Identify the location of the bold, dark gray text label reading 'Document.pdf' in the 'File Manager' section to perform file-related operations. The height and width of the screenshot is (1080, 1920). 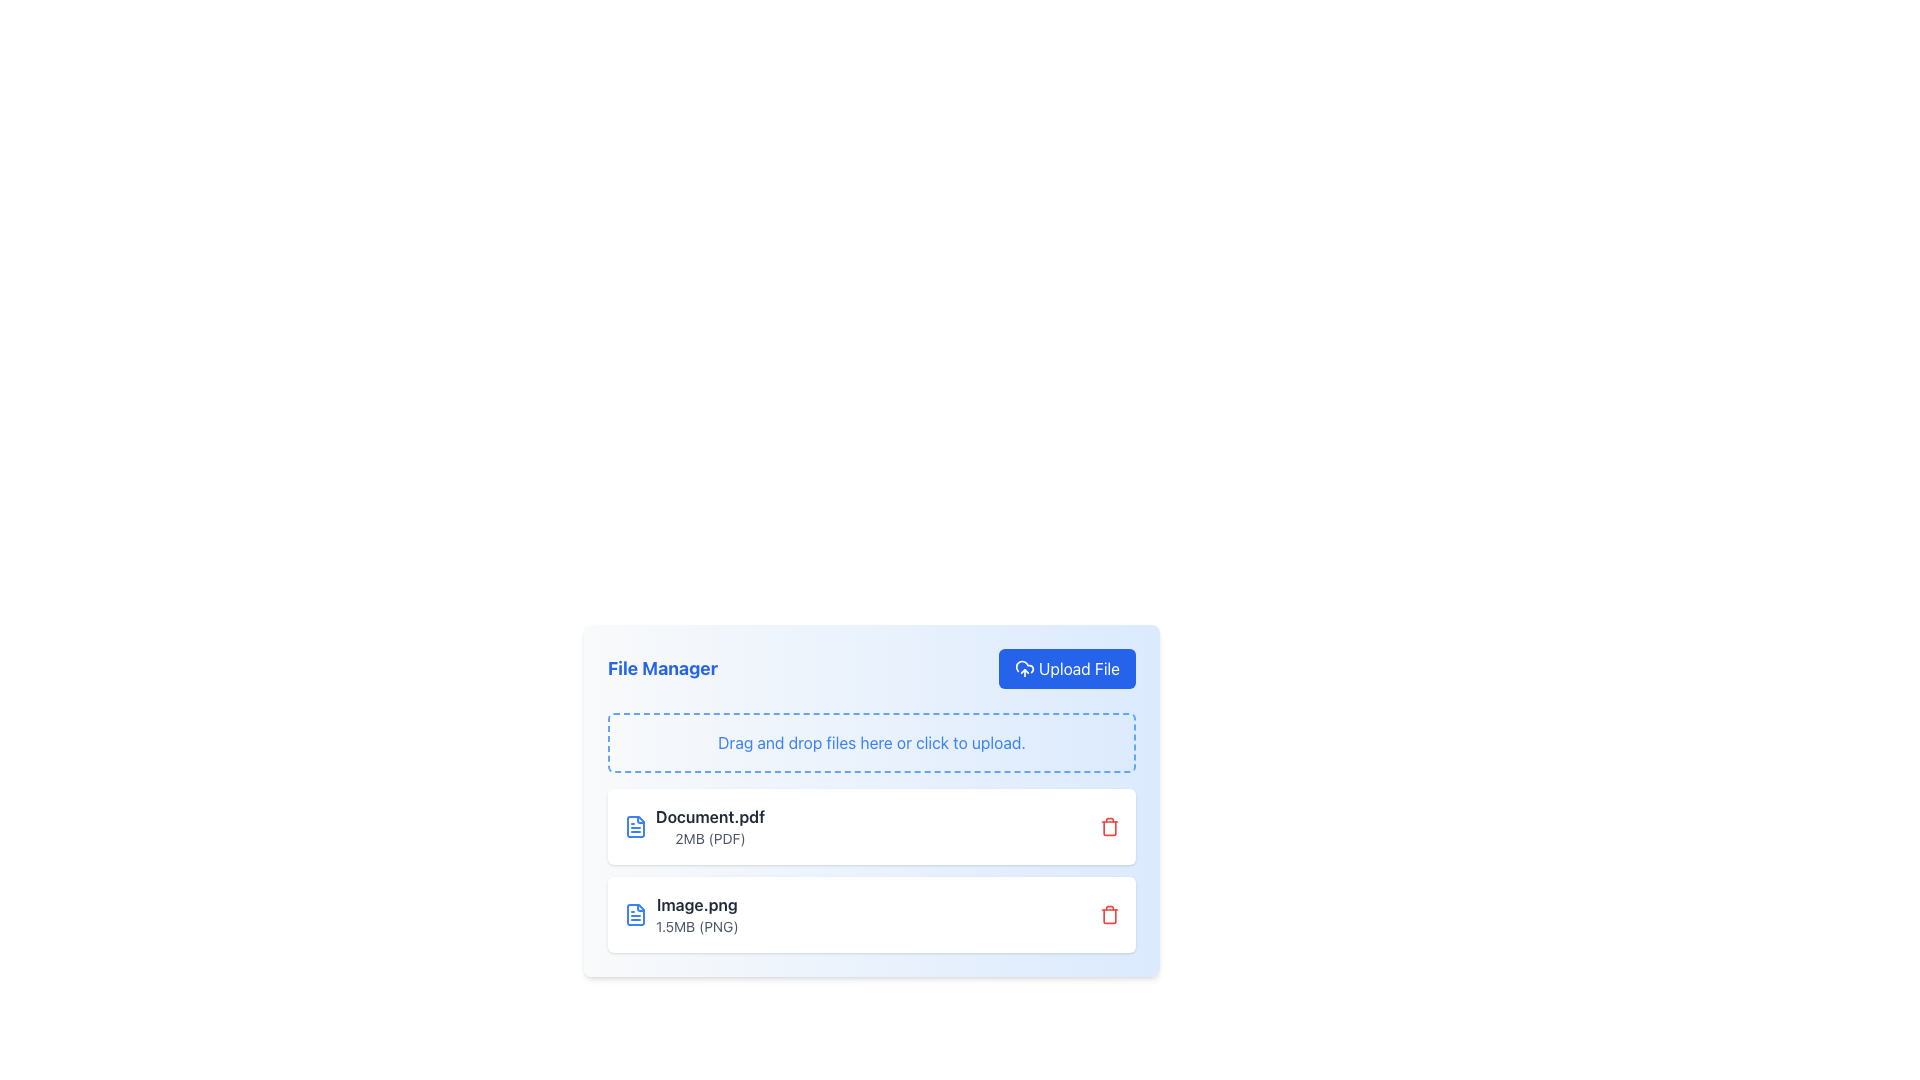
(710, 817).